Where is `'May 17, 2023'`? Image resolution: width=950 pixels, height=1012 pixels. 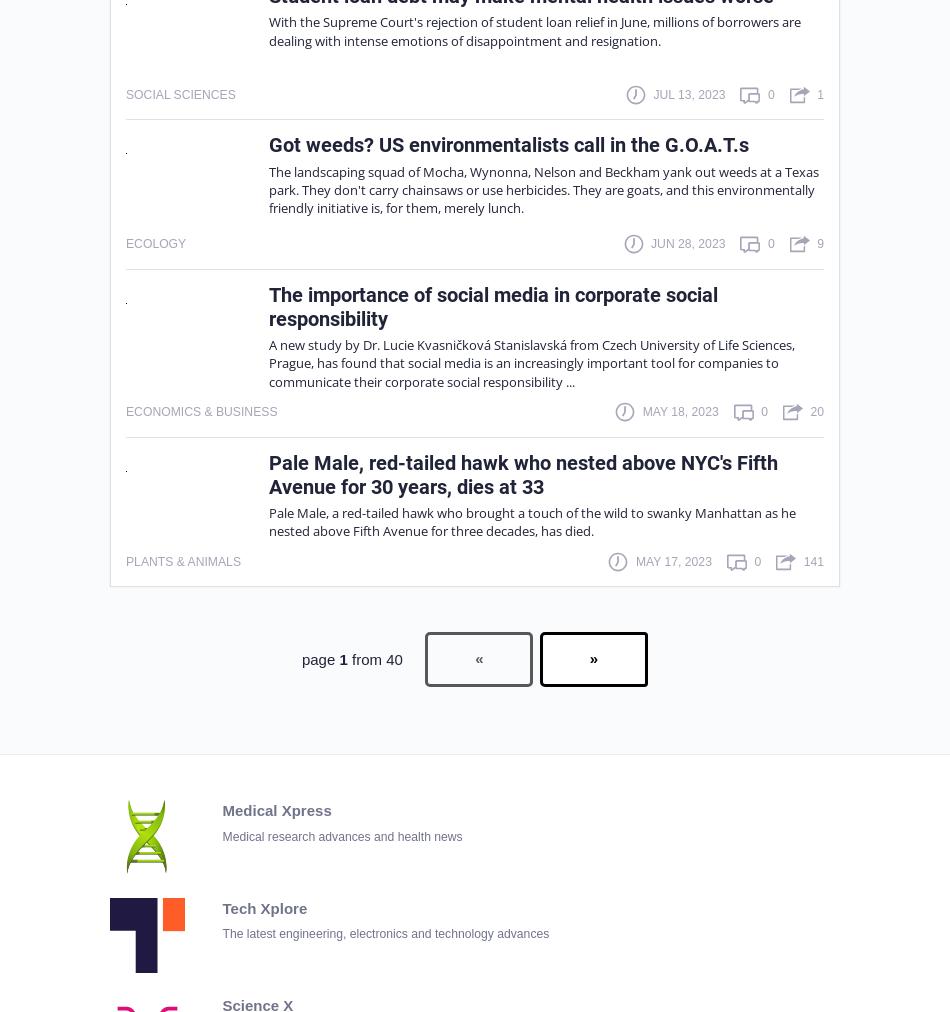 'May 17, 2023' is located at coordinates (672, 559).